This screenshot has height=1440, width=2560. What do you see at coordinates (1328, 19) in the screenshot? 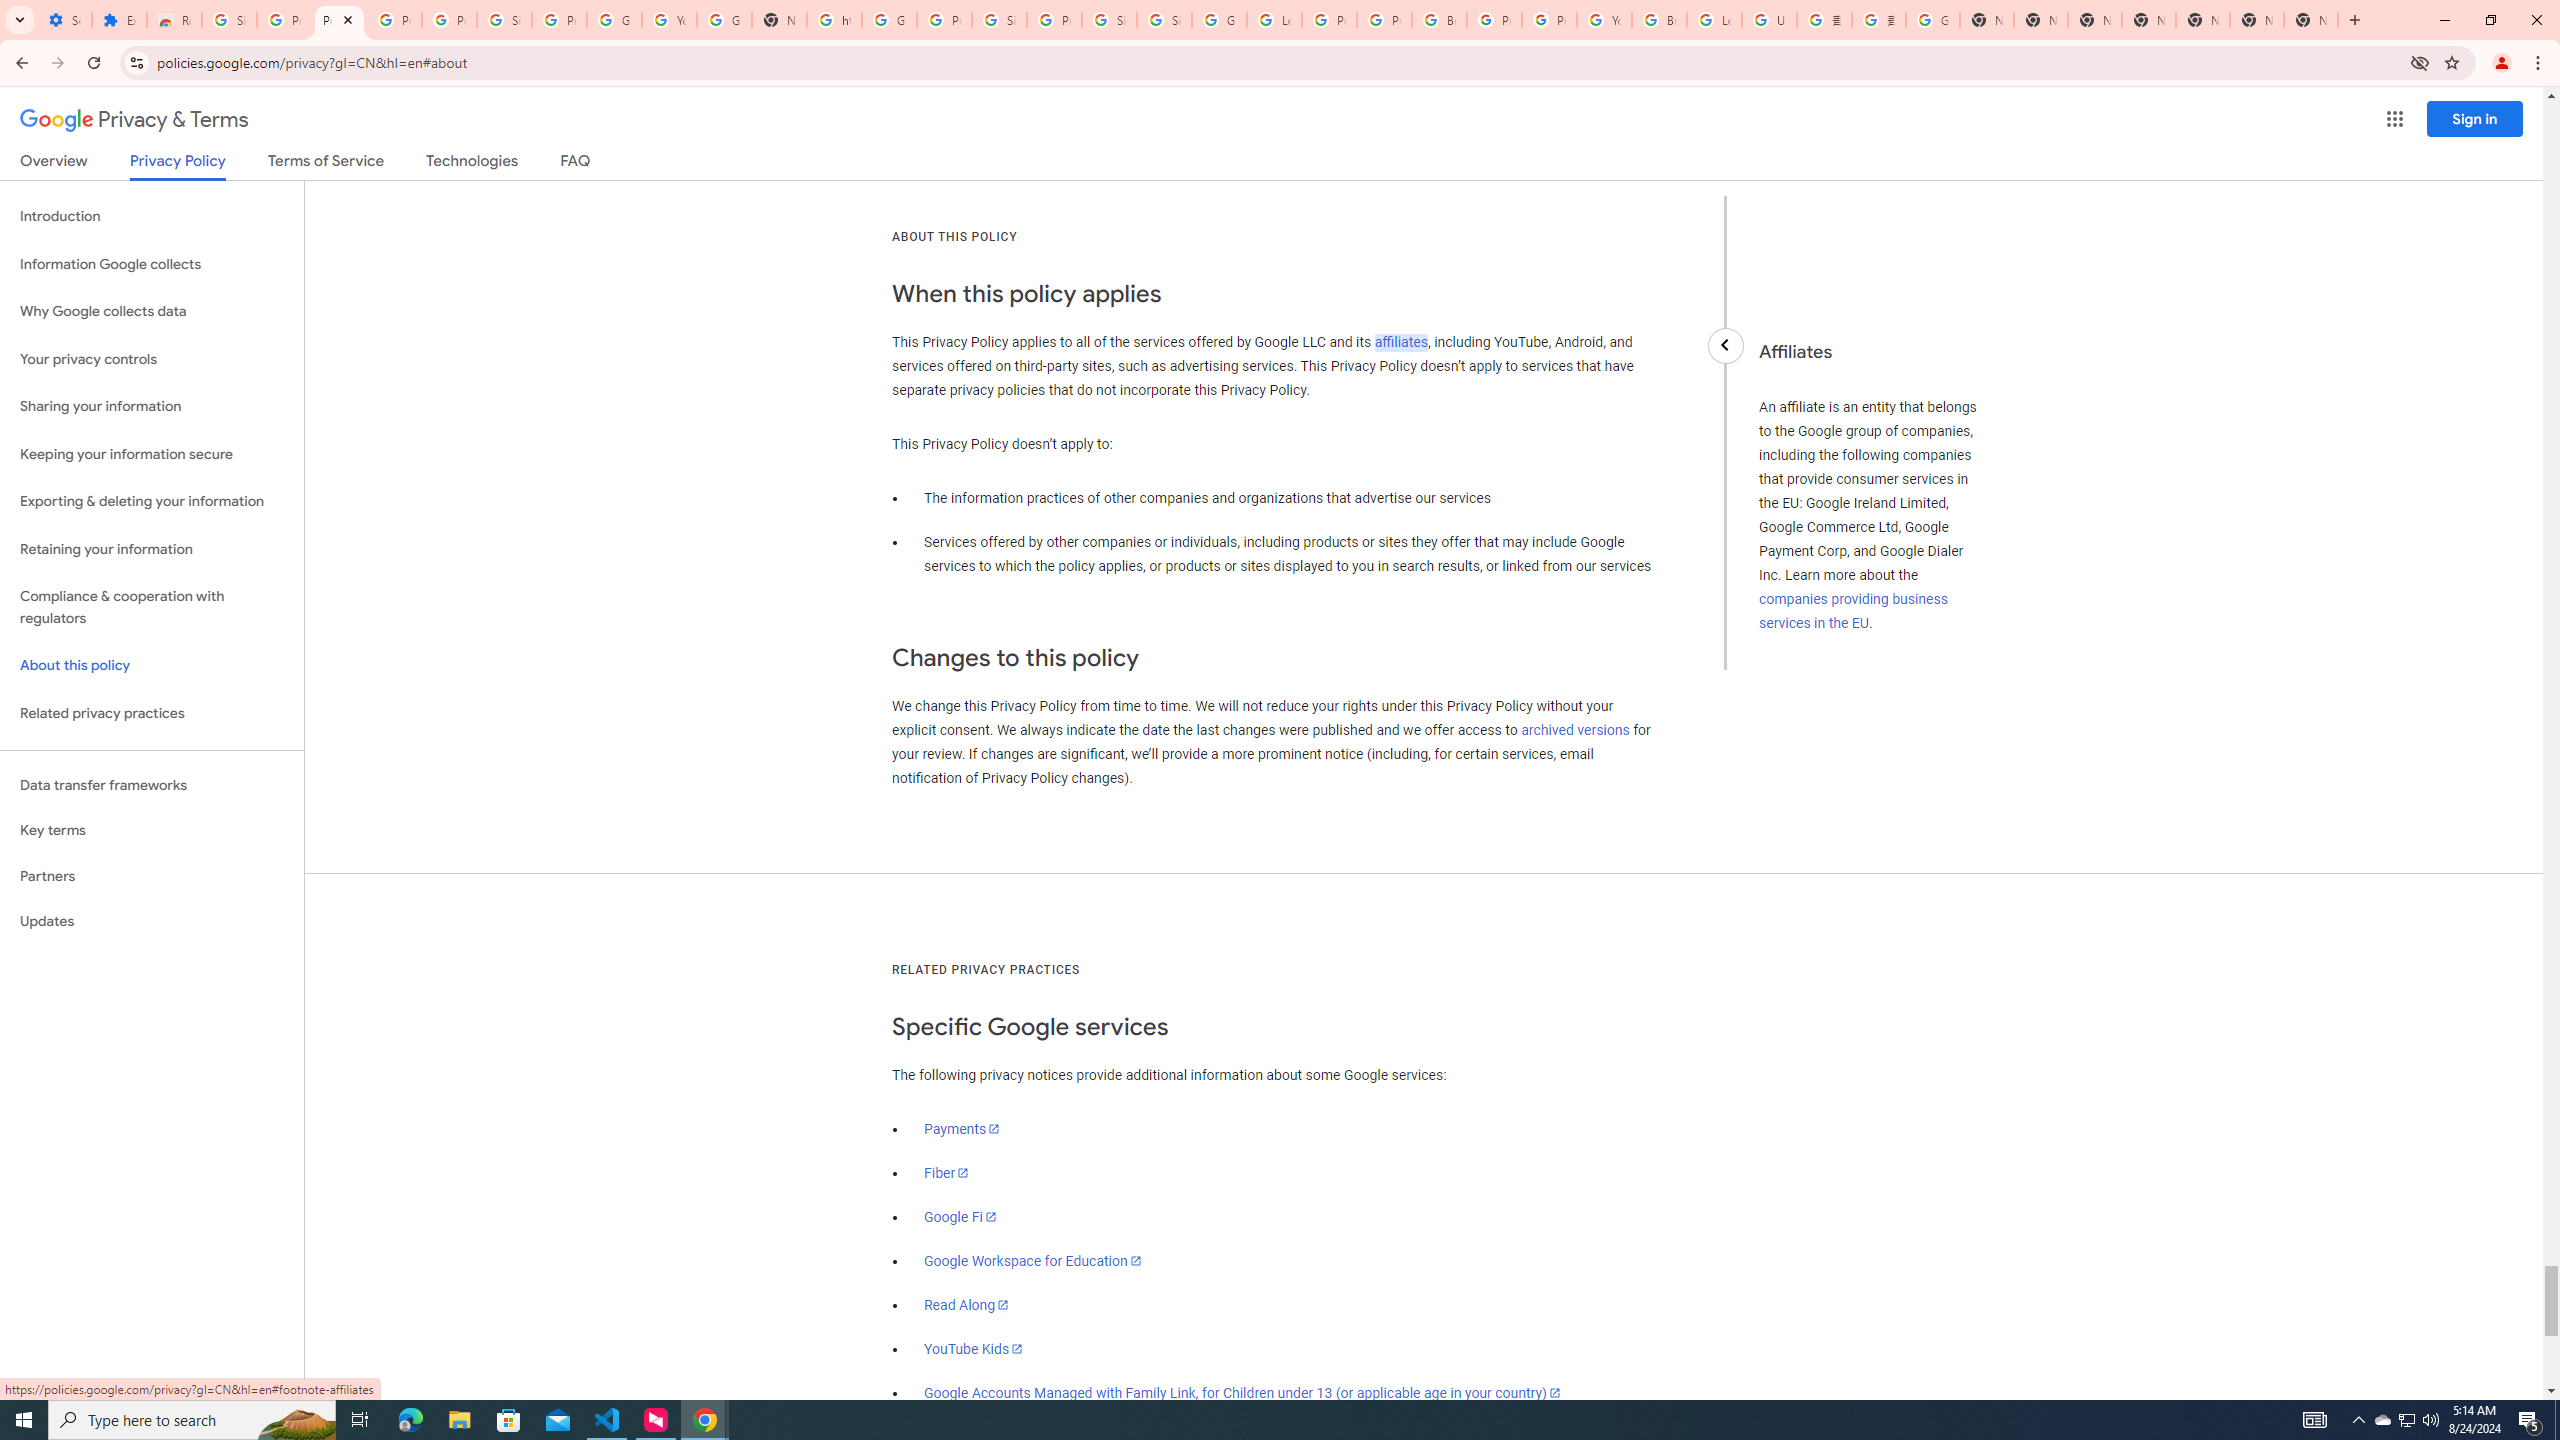
I see `'Privacy Help Center - Policies Help'` at bounding box center [1328, 19].